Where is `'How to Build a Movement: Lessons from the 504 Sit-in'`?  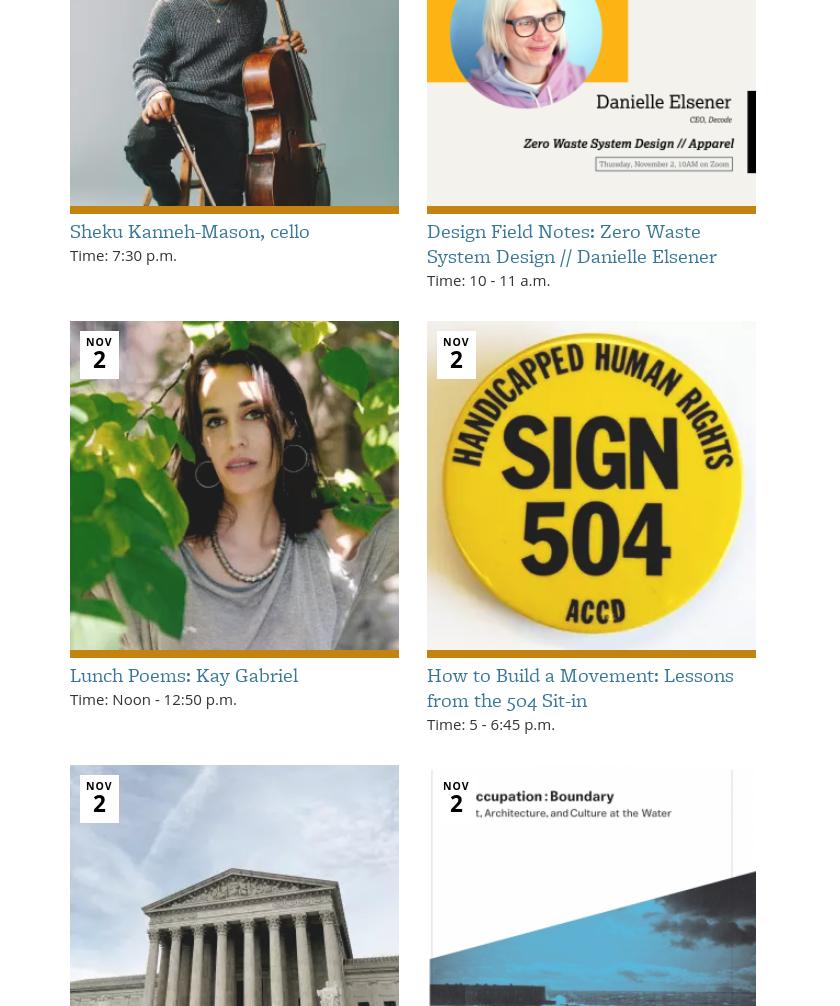 'How to Build a Movement: Lessons from the 504 Sit-in' is located at coordinates (426, 686).